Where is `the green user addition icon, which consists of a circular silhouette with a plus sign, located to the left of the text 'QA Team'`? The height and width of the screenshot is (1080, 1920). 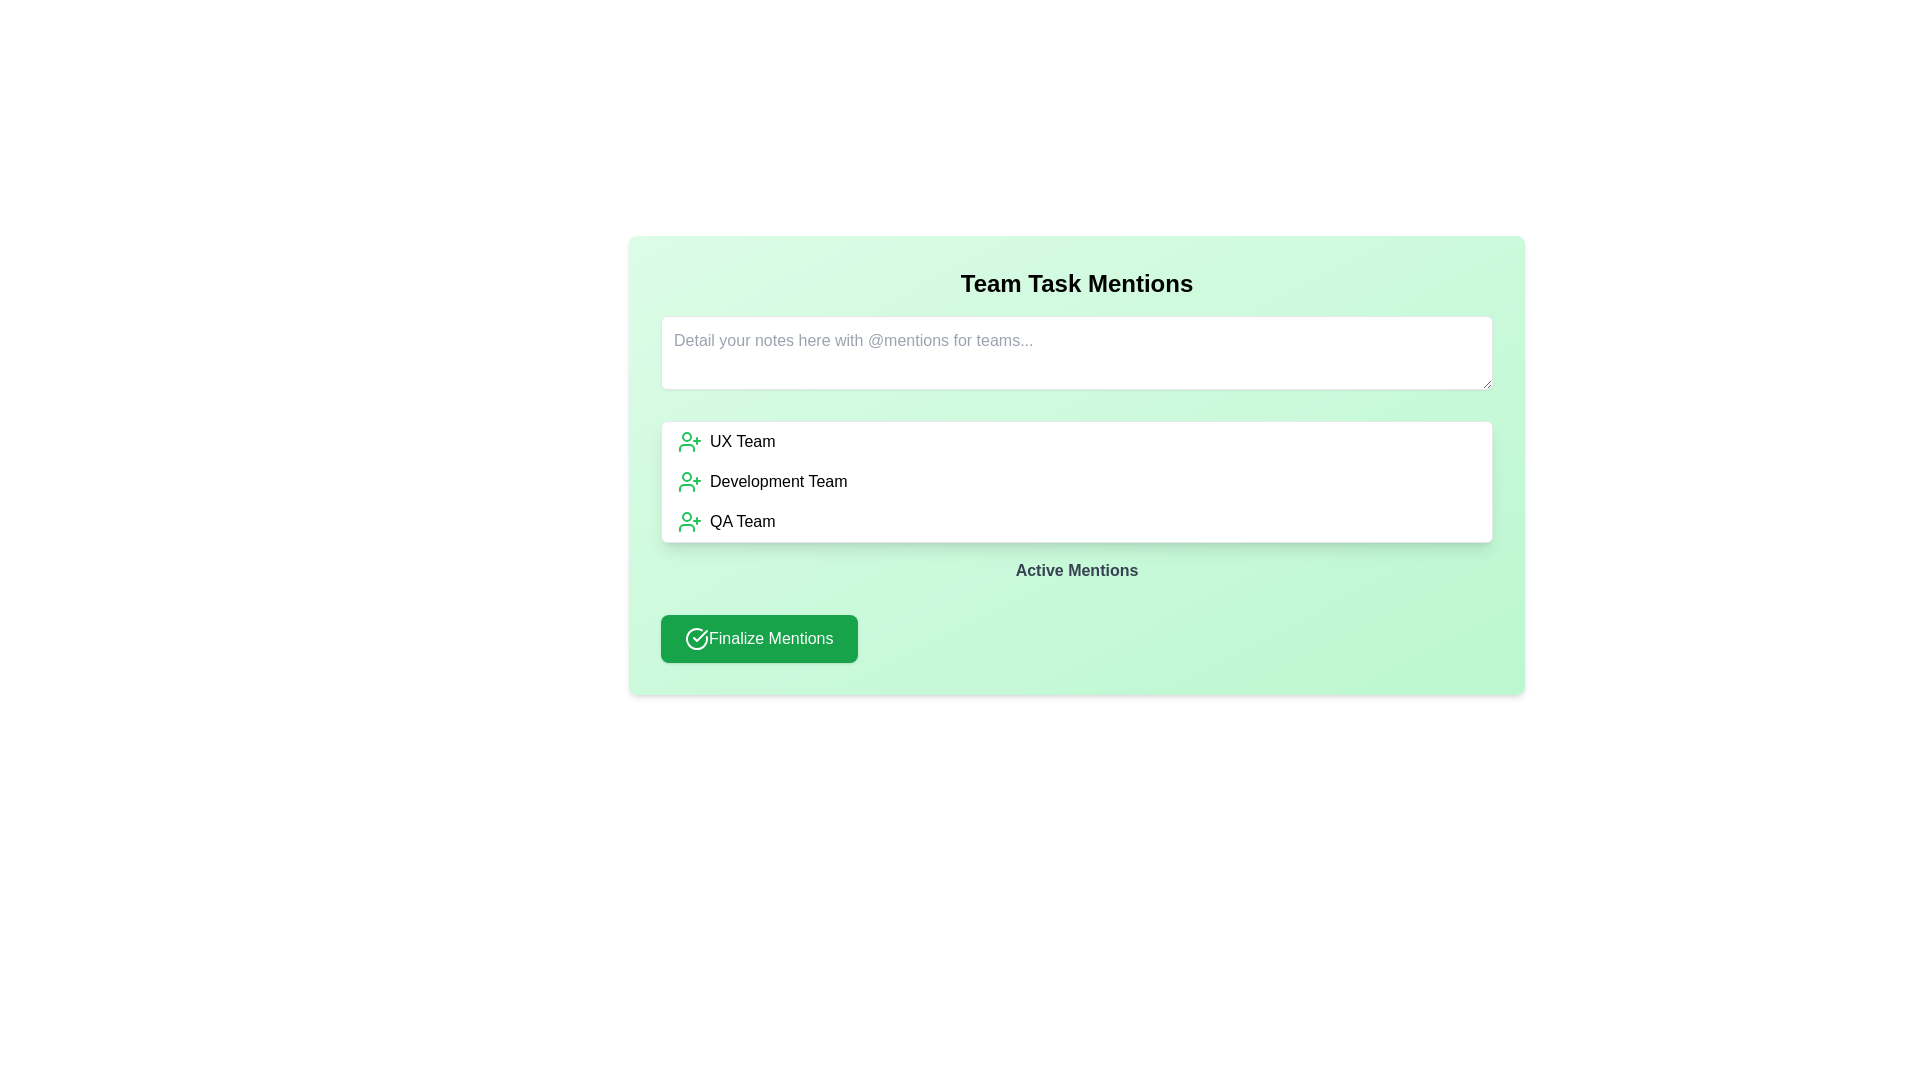
the green user addition icon, which consists of a circular silhouette with a plus sign, located to the left of the text 'QA Team' is located at coordinates (690, 520).